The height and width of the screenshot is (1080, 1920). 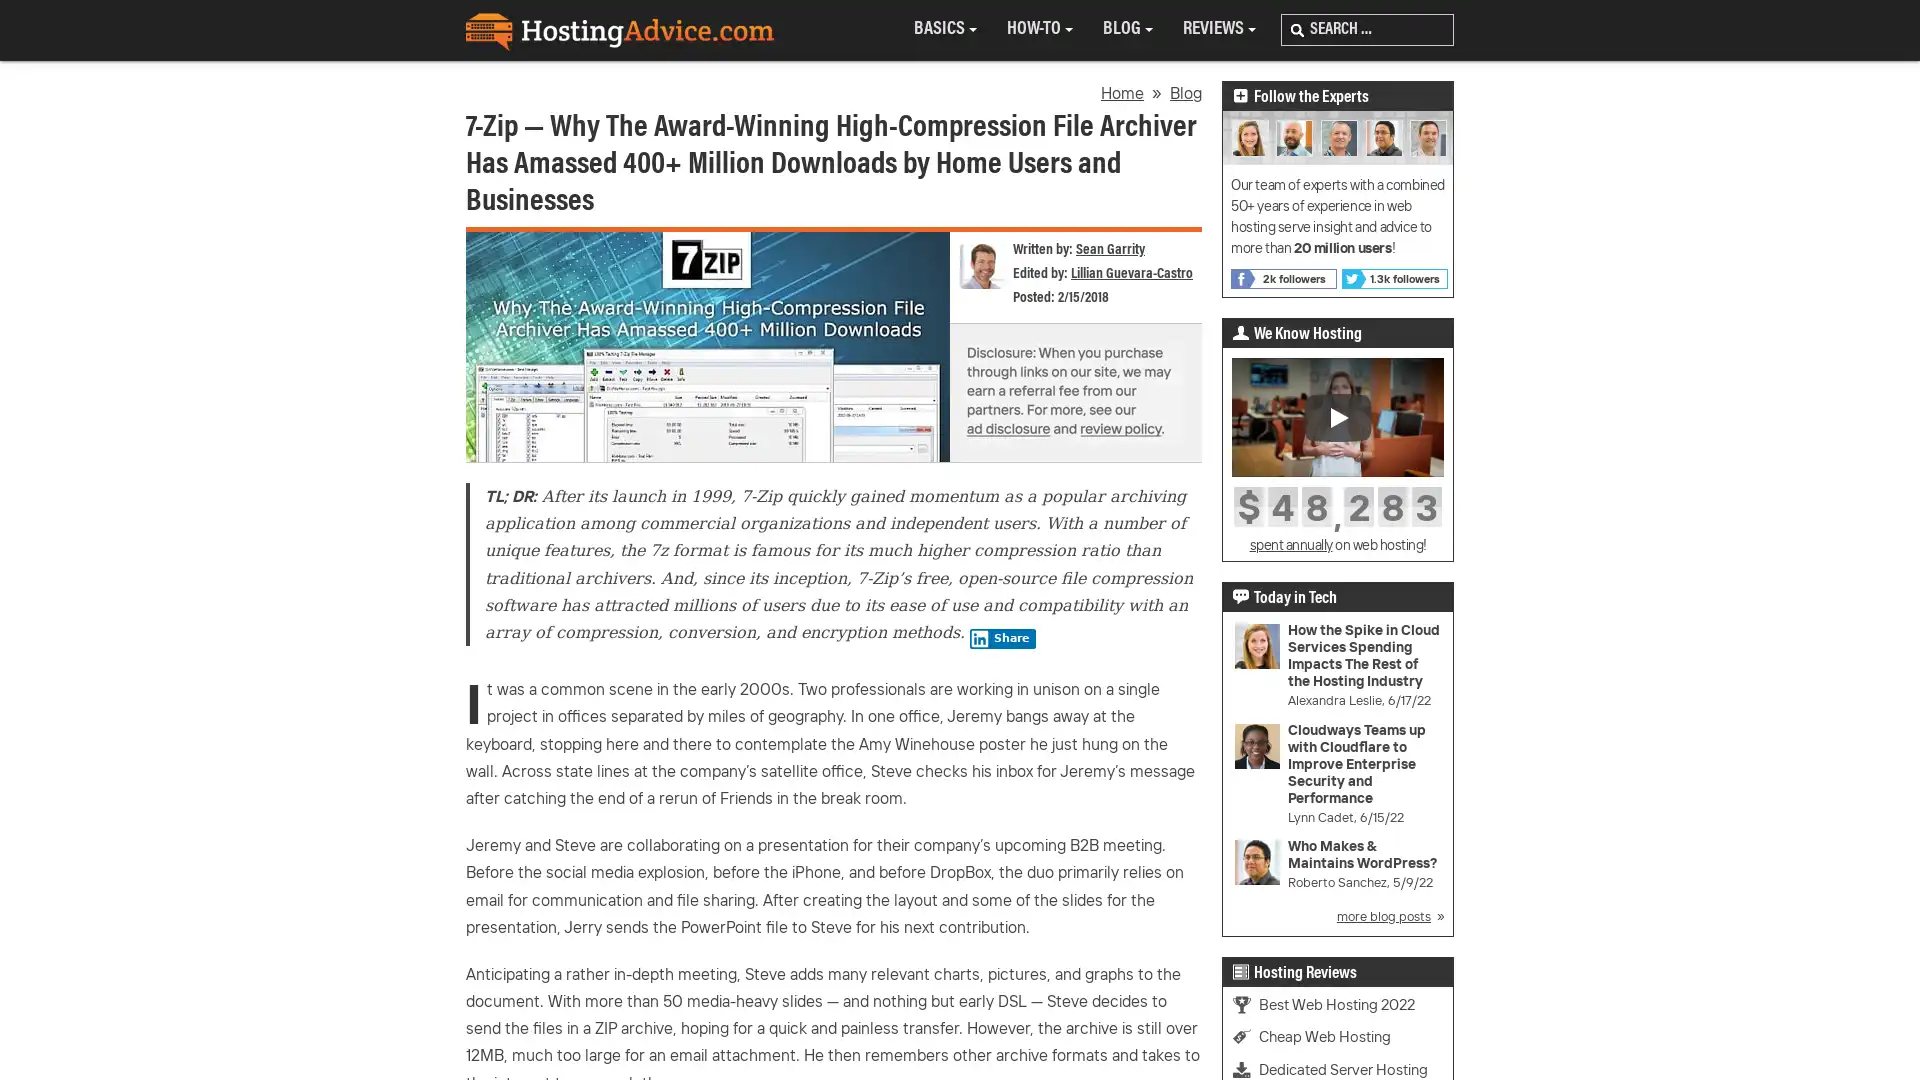 I want to click on Search, so click(x=1297, y=30).